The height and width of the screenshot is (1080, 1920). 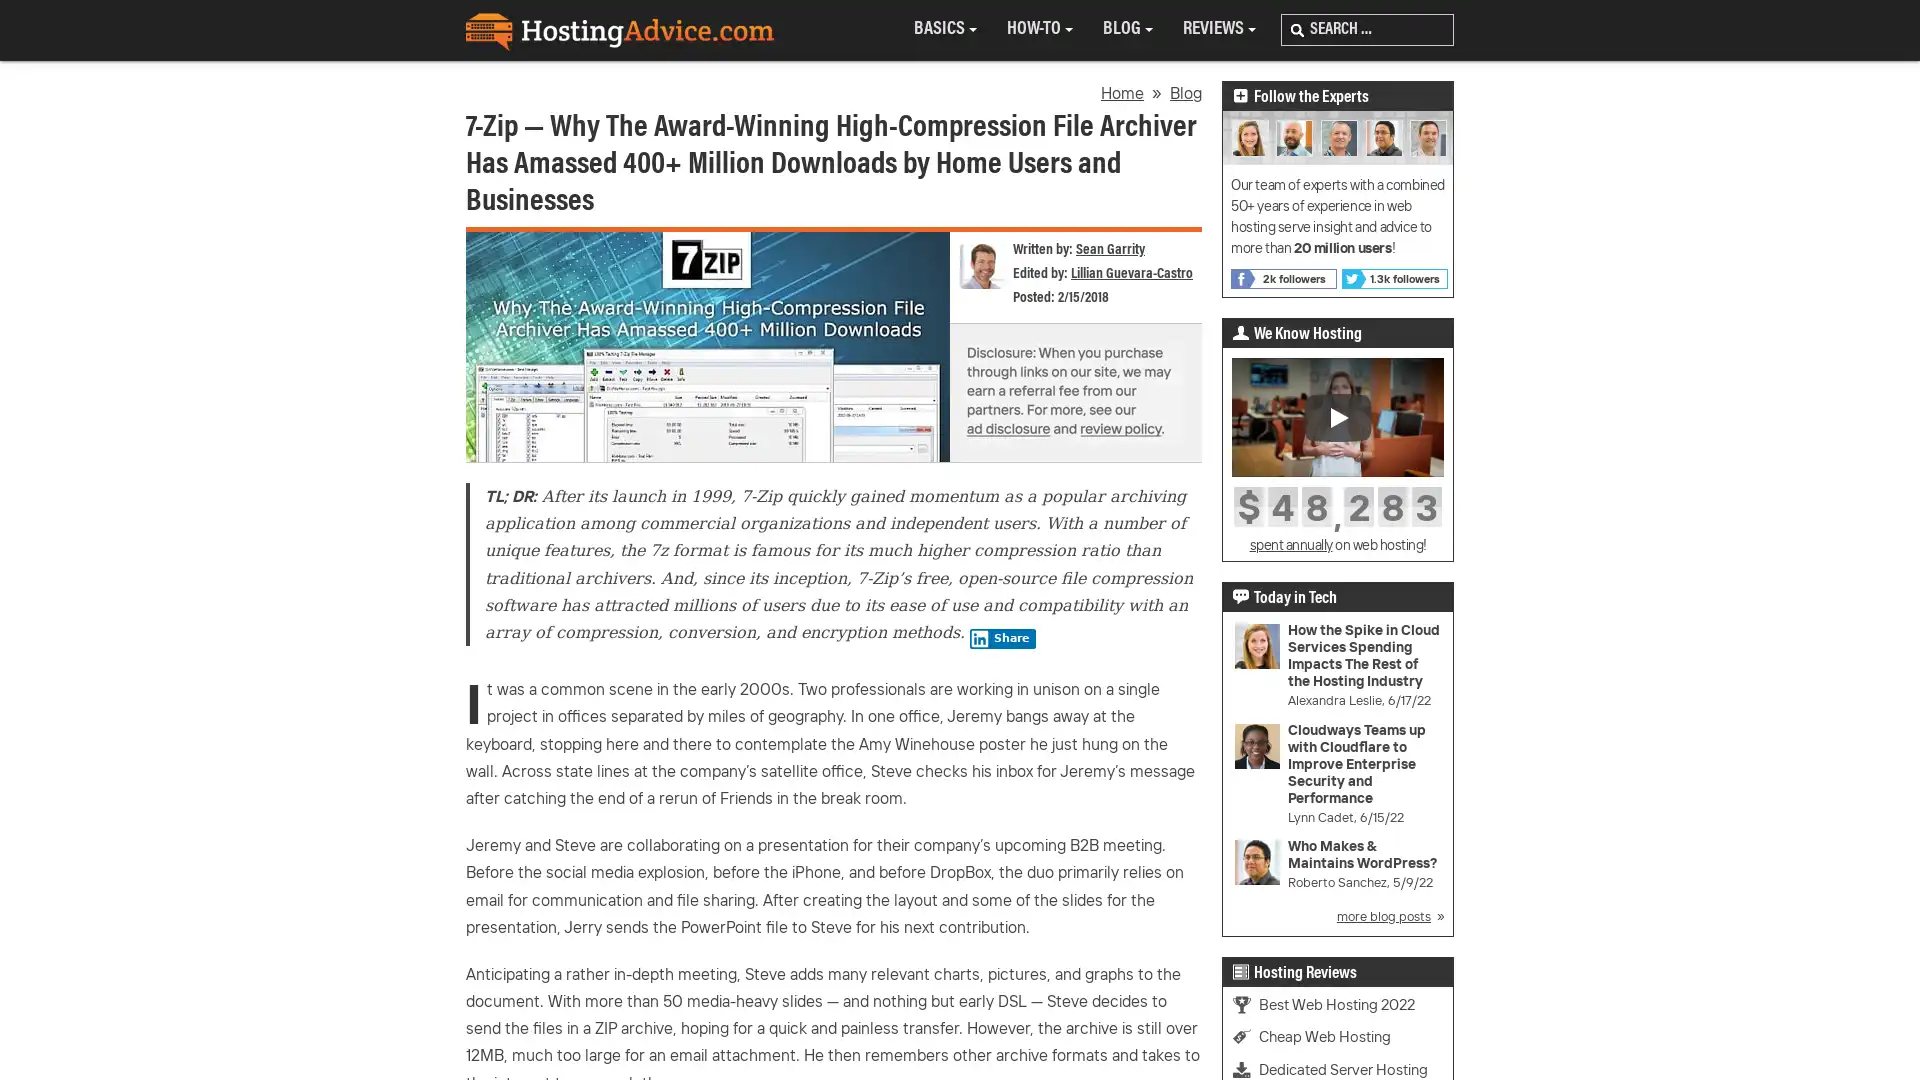 I want to click on Search, so click(x=1297, y=30).